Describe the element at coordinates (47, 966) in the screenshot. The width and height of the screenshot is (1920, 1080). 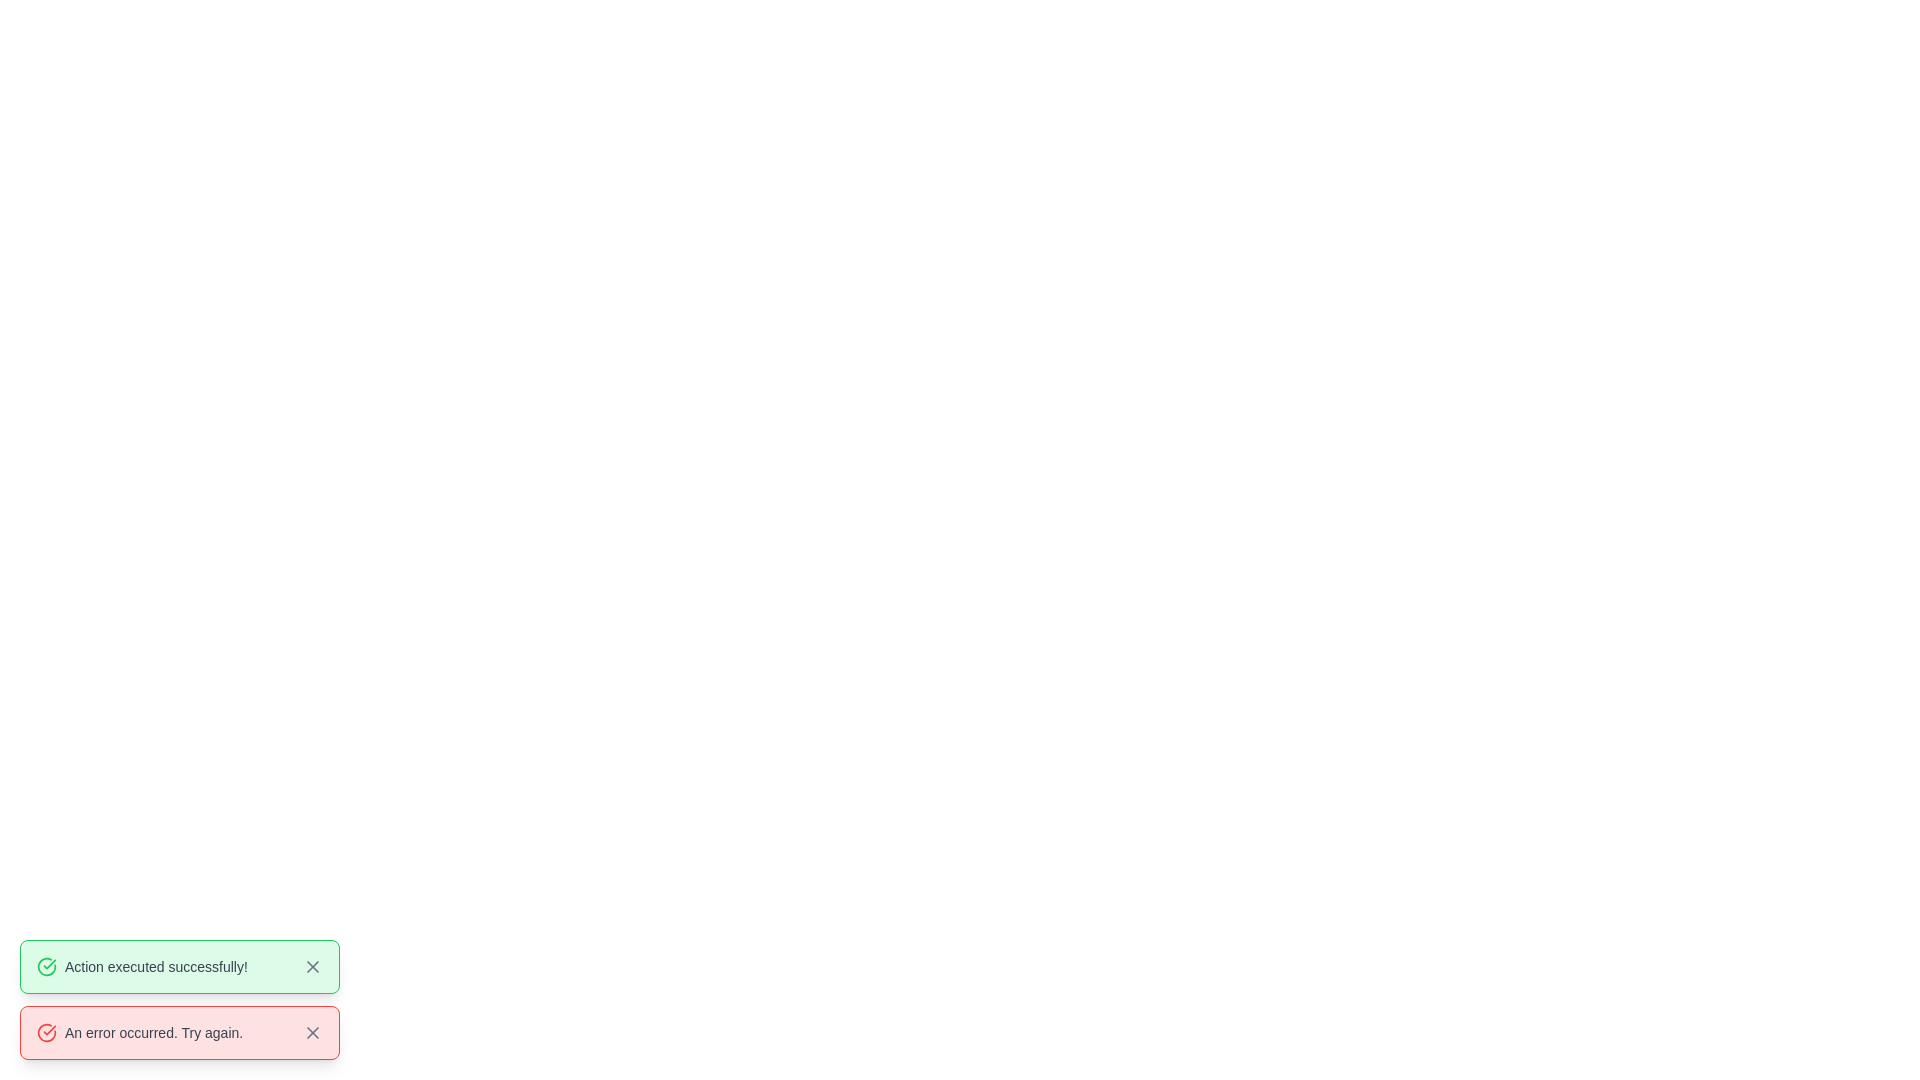
I see `the green circular icon with a checkmark design indicating a successful action, located in the top notification bar to the left of the text 'Action executed successfully!'` at that location.